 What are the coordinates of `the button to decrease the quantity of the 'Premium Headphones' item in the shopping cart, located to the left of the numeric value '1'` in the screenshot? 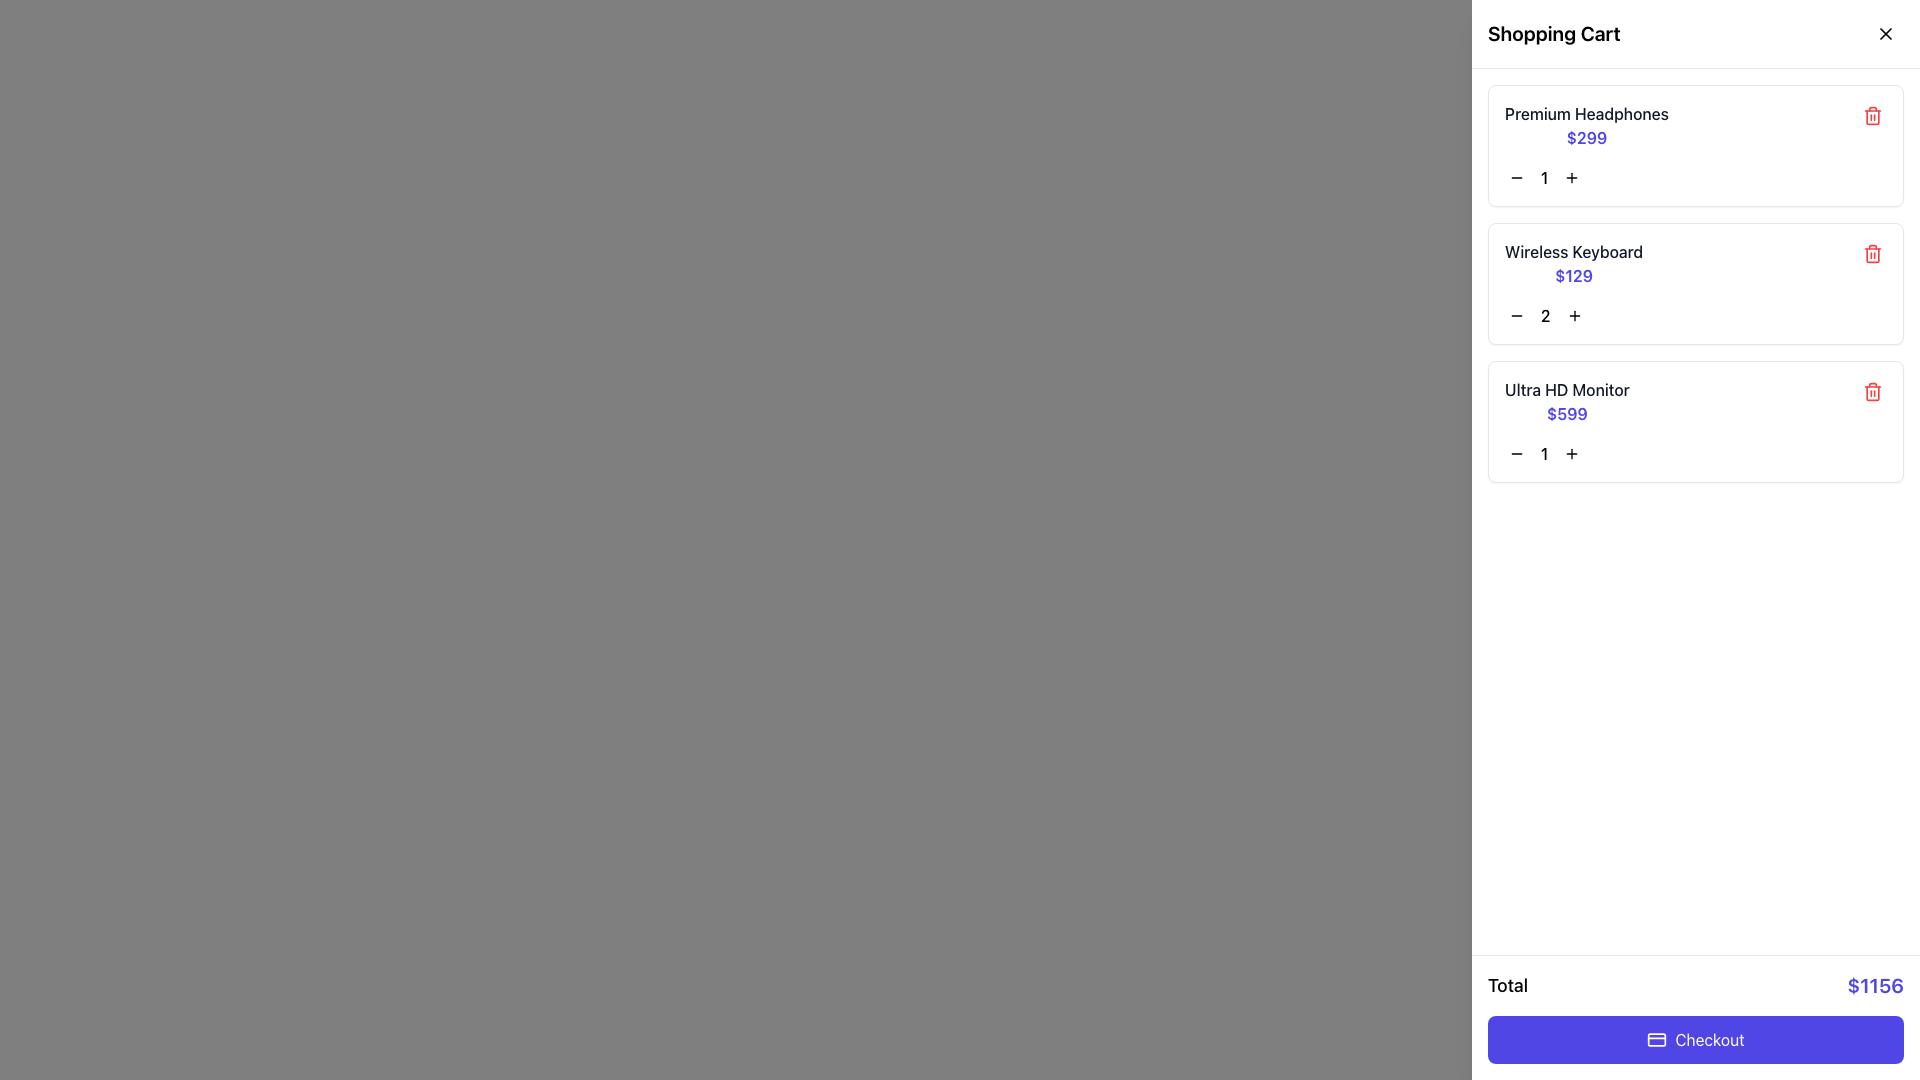 It's located at (1516, 176).